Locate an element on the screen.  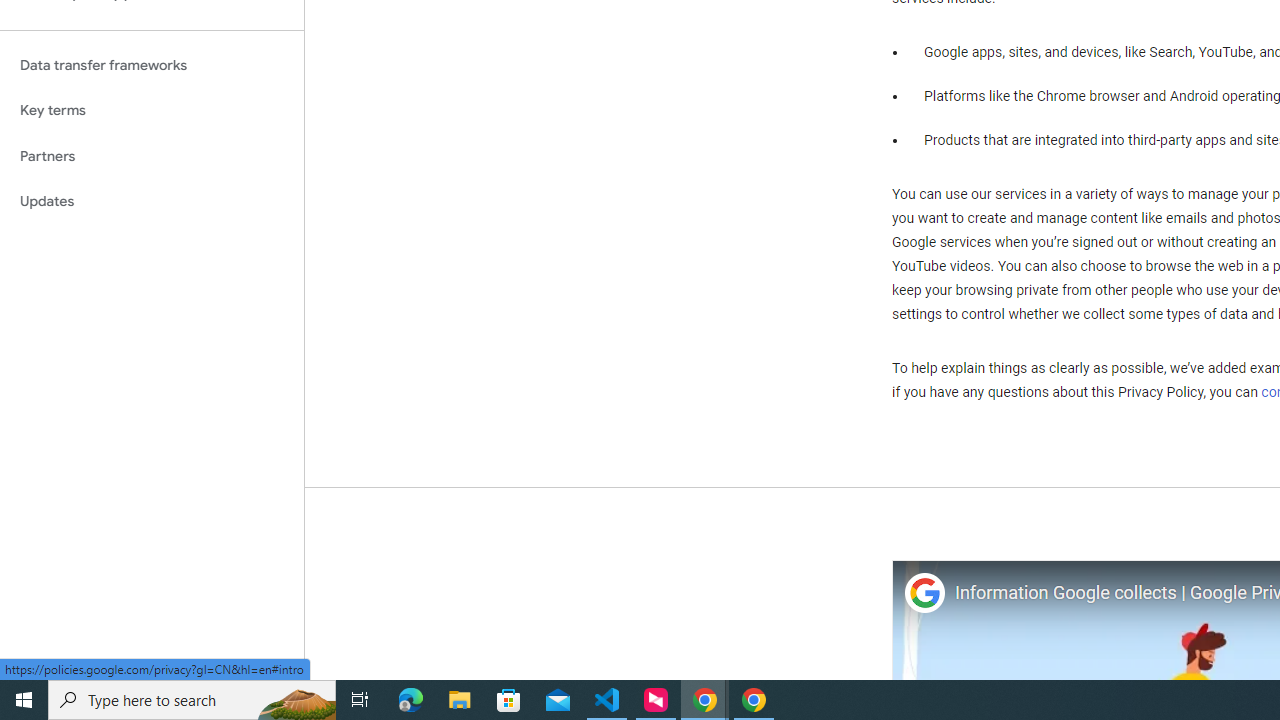
'Partners' is located at coordinates (151, 155).